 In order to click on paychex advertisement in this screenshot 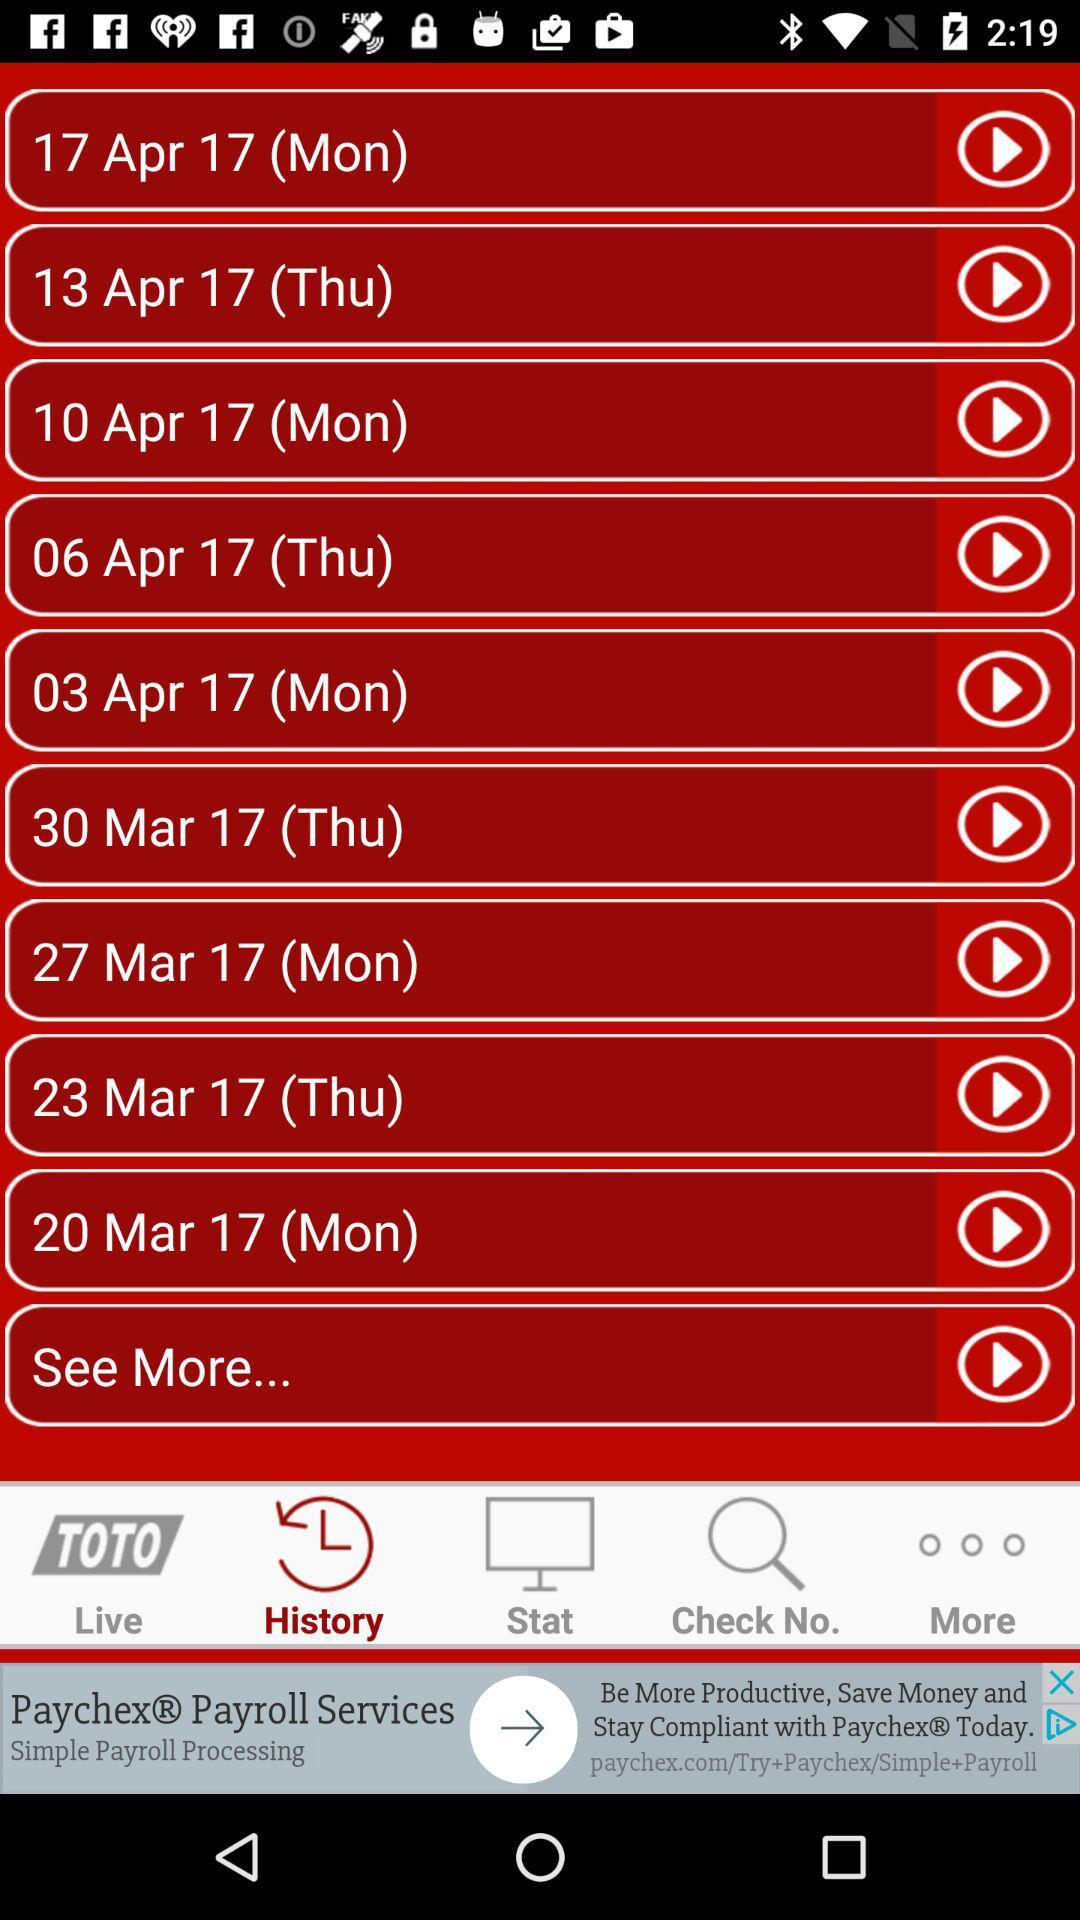, I will do `click(540, 1727)`.